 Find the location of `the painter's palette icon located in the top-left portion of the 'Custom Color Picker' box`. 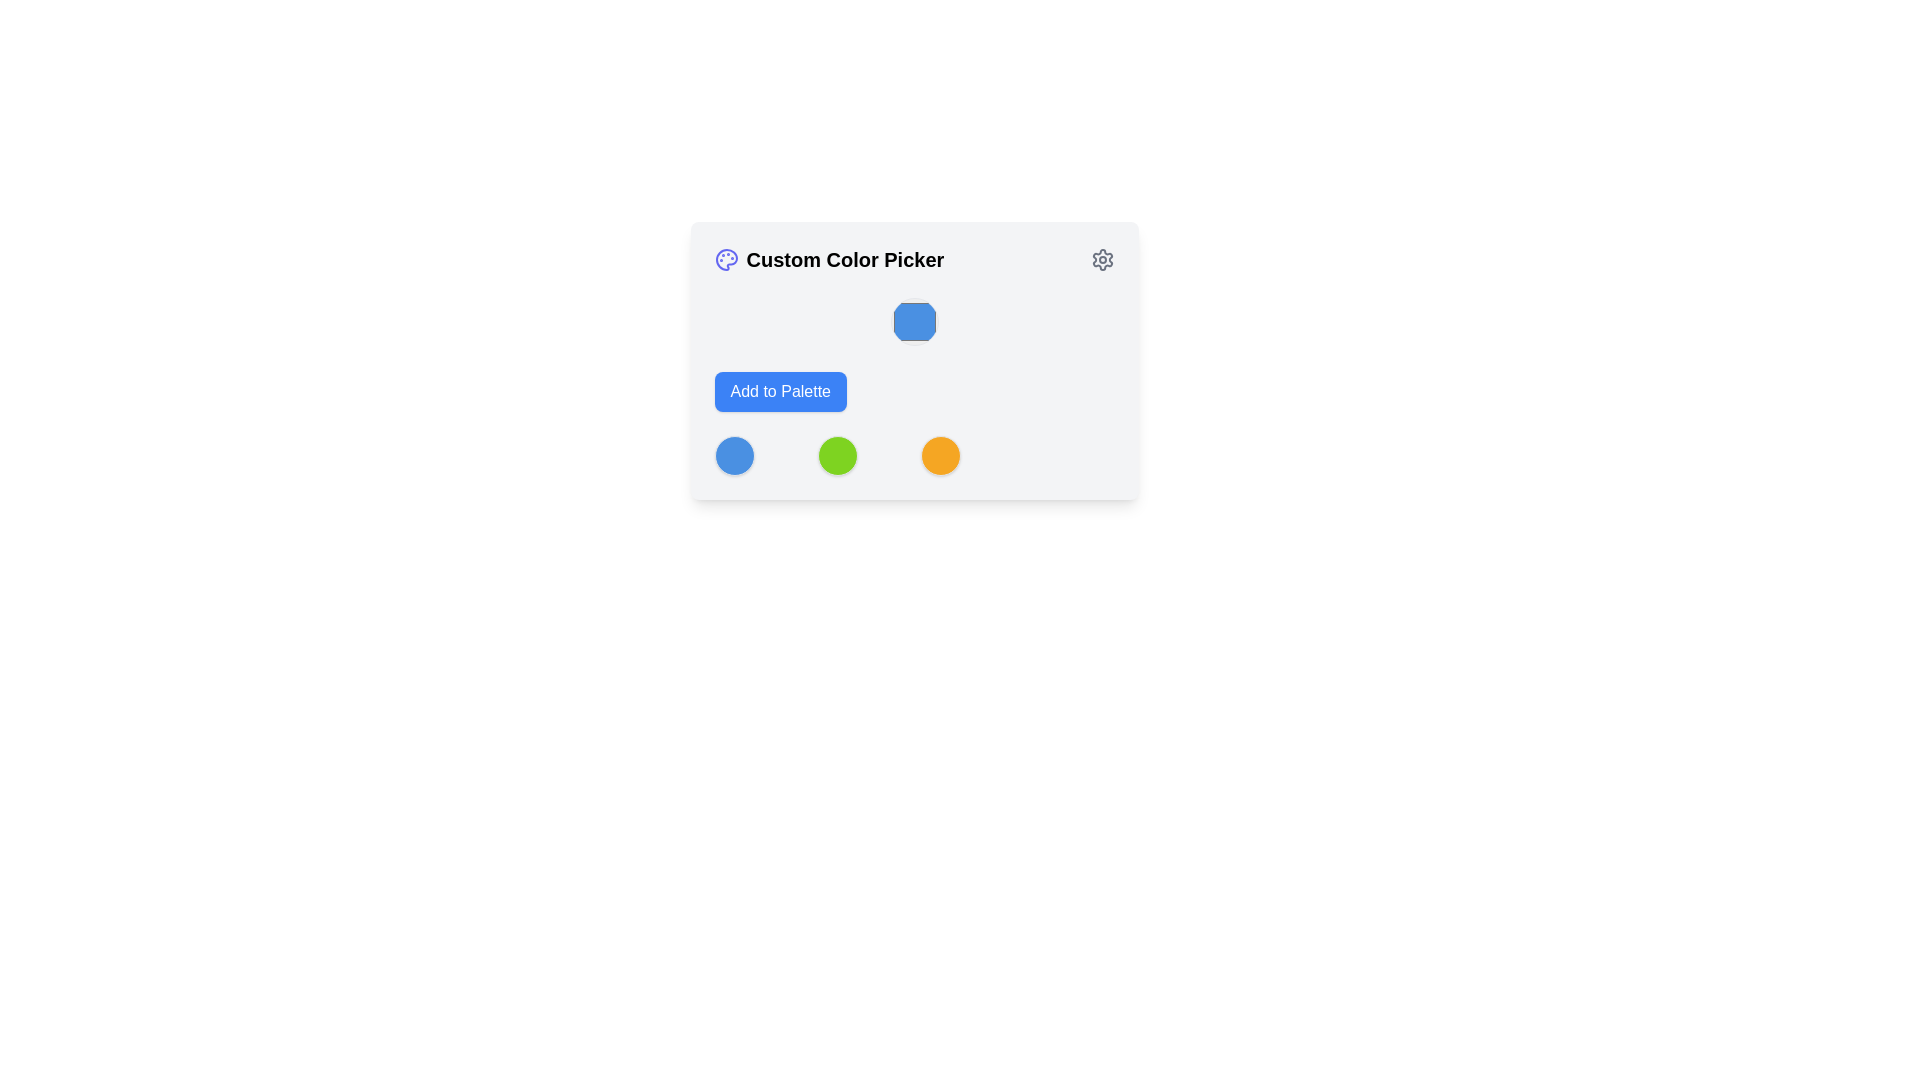

the painter's palette icon located in the top-left portion of the 'Custom Color Picker' box is located at coordinates (725, 258).